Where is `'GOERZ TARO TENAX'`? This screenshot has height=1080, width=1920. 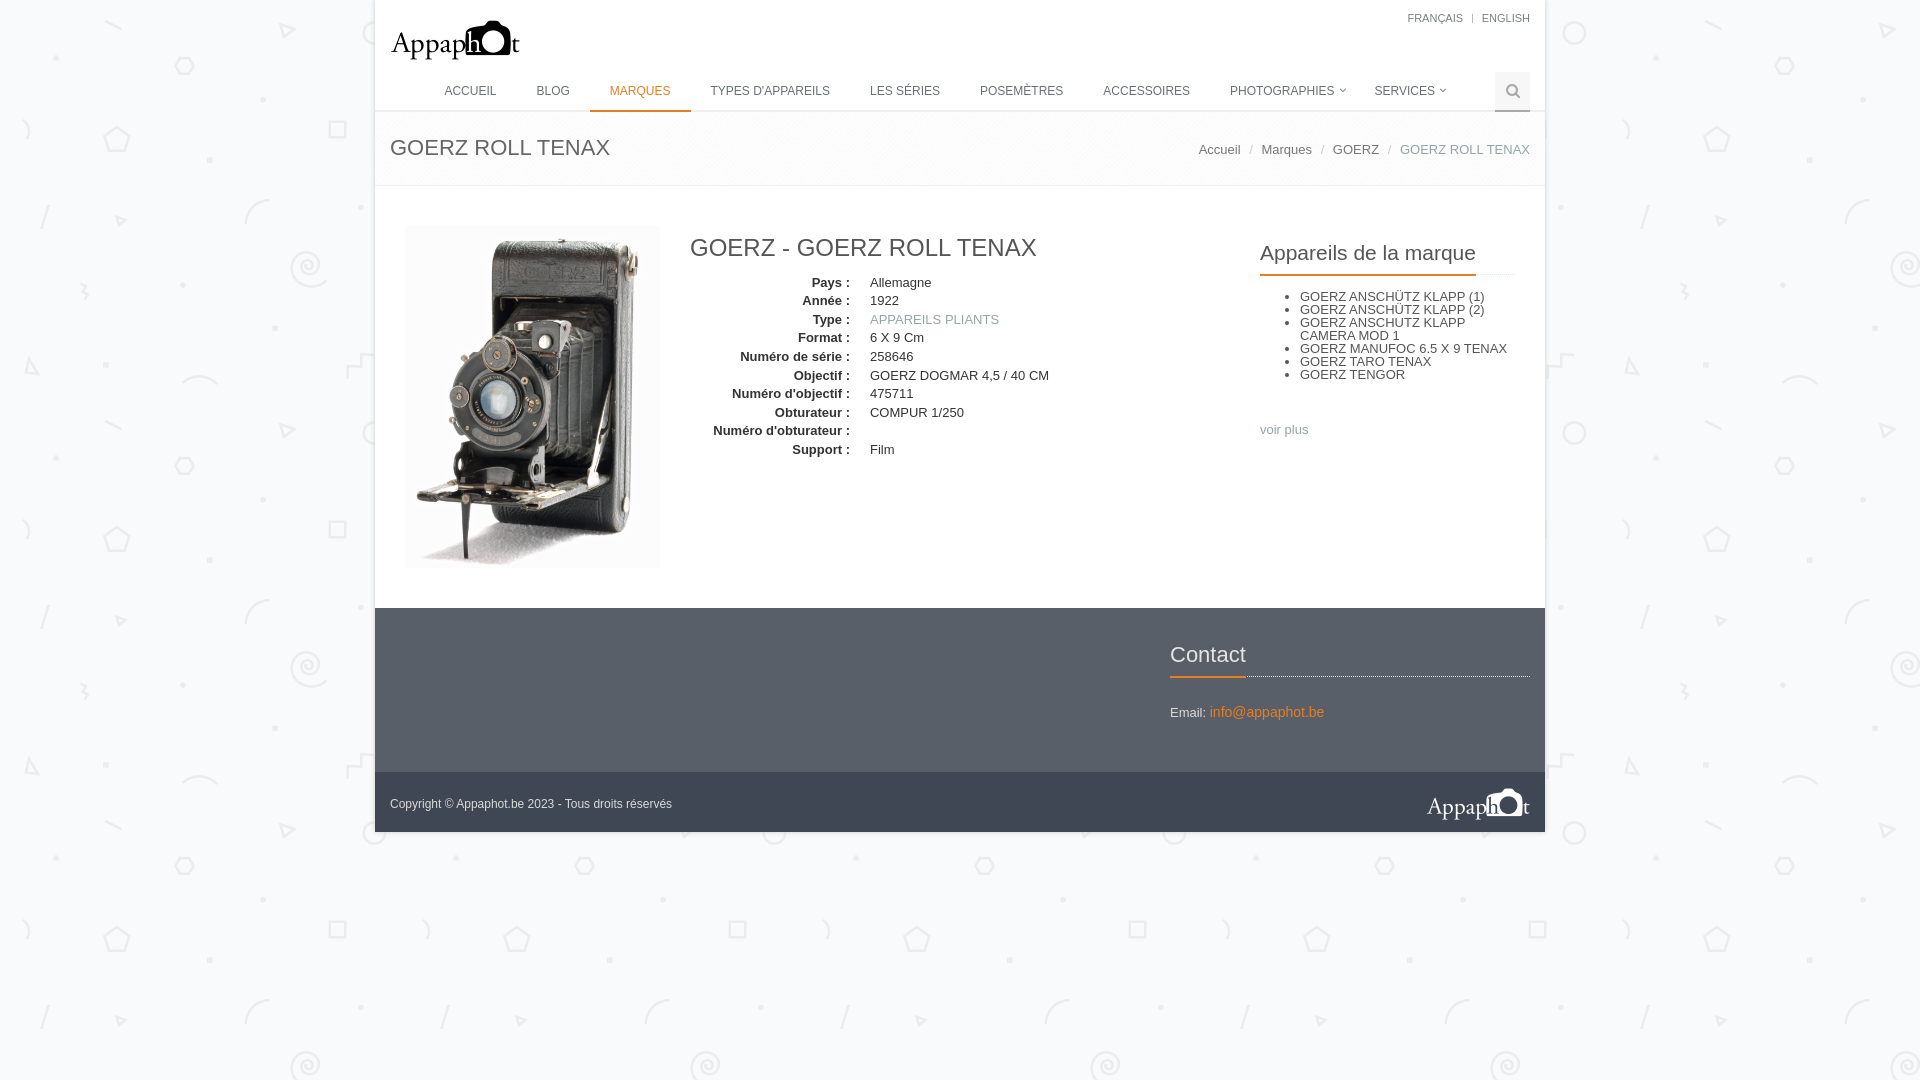 'GOERZ TARO TENAX' is located at coordinates (1300, 361).